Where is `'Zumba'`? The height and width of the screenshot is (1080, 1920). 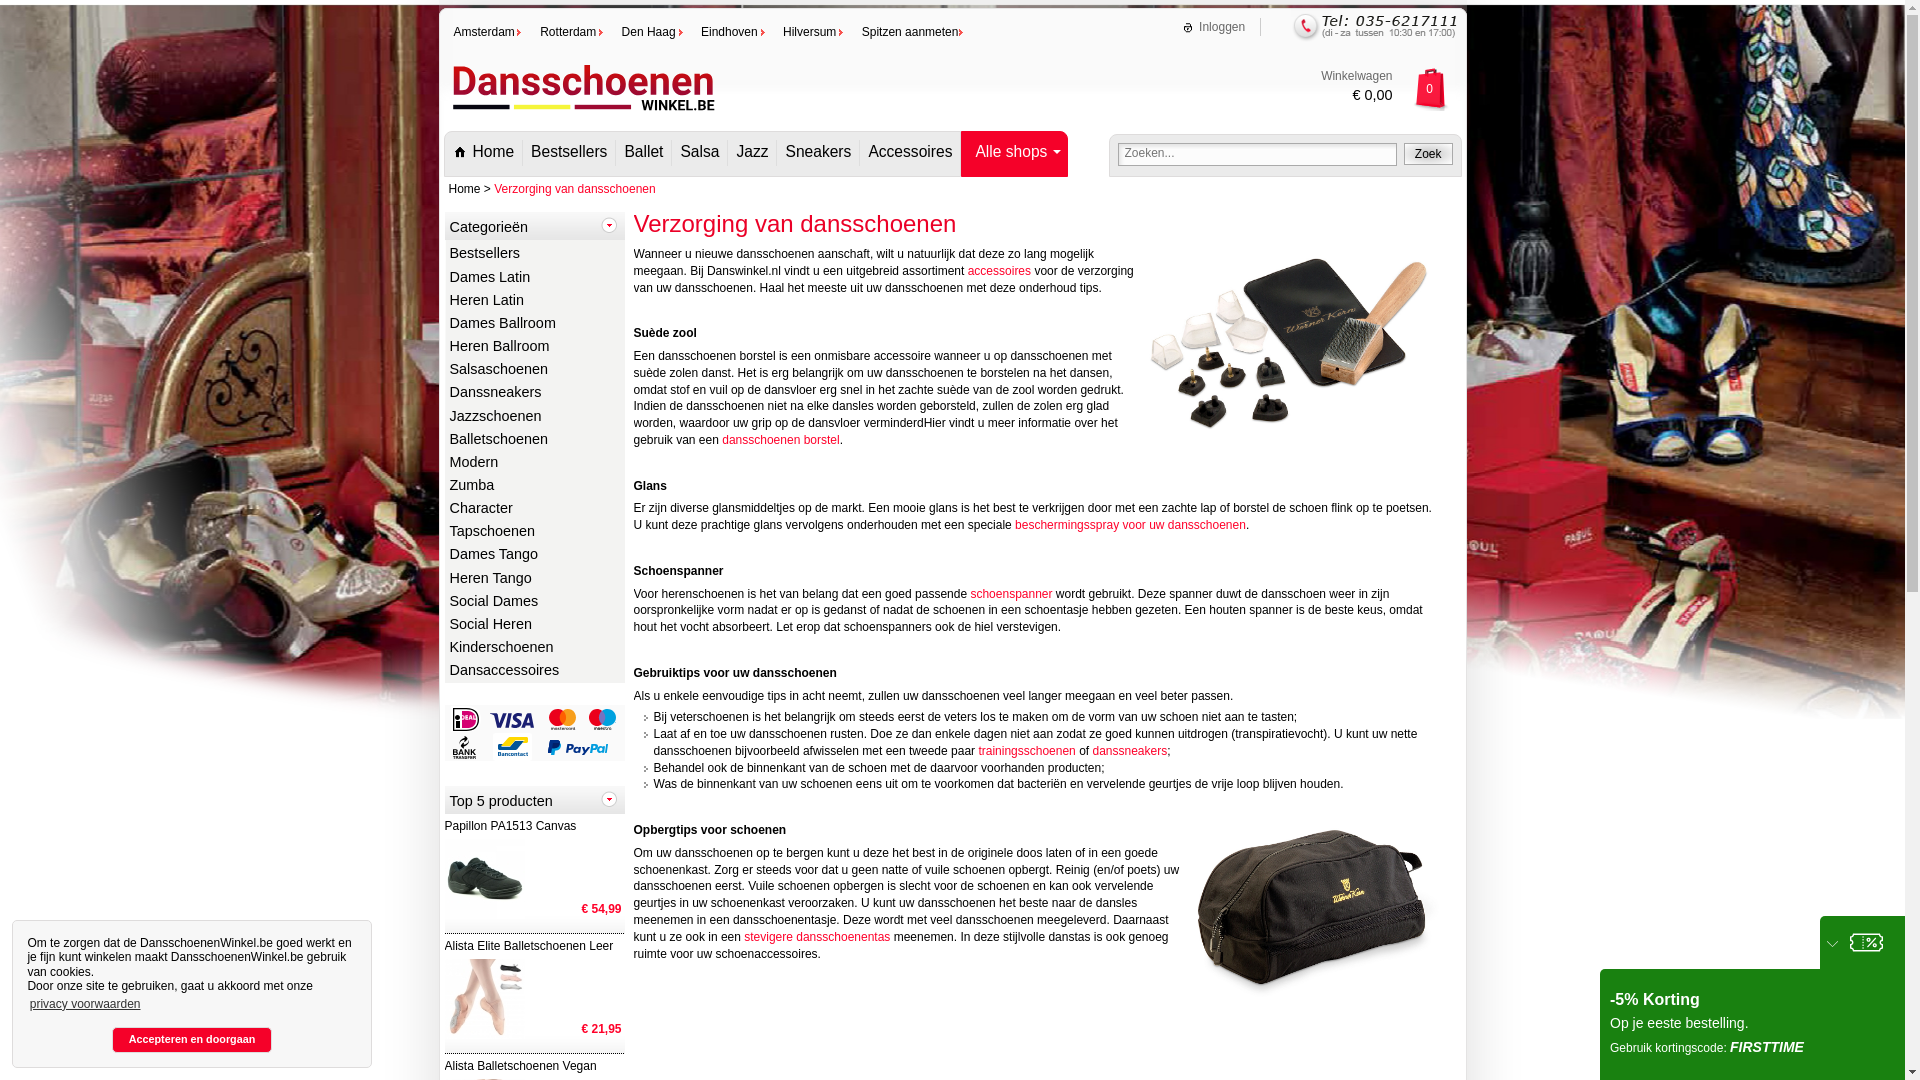
'Zumba' is located at coordinates (533, 486).